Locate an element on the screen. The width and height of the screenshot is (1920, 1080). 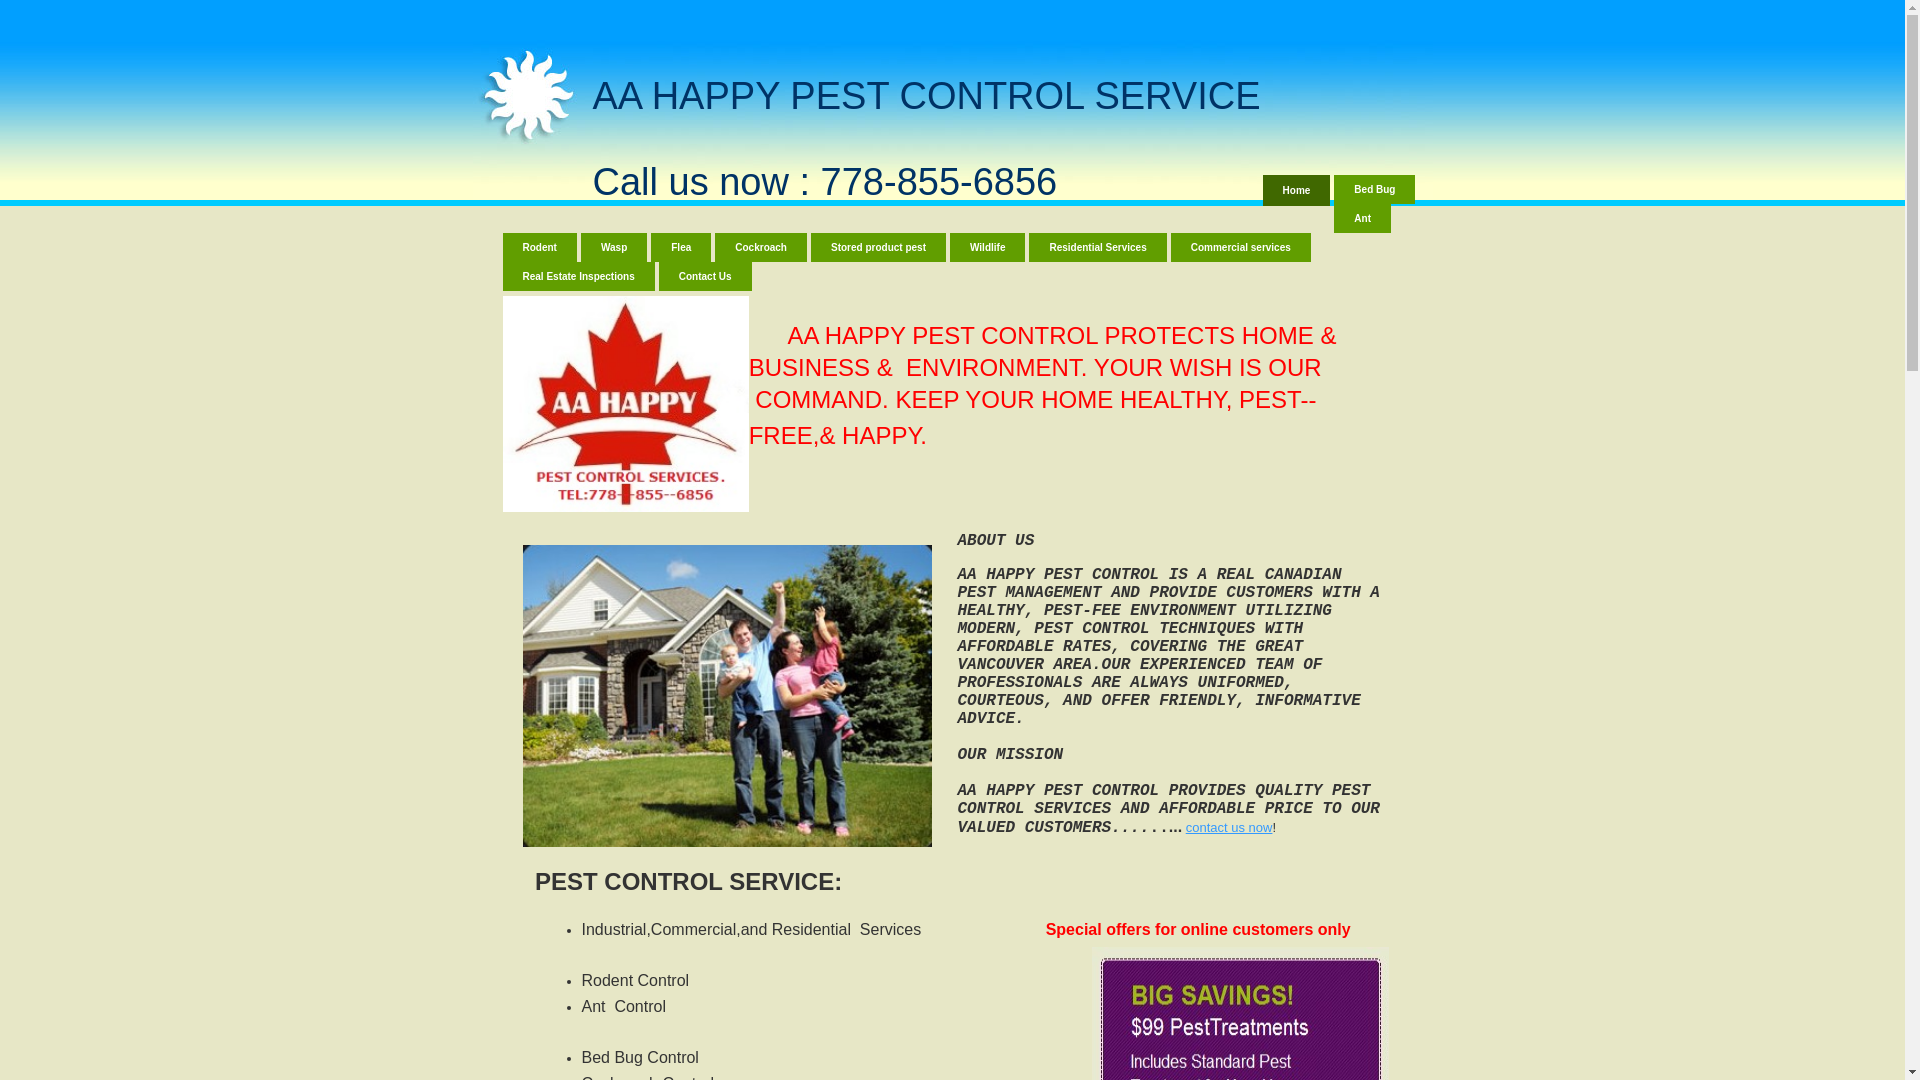
'Wildlife' is located at coordinates (987, 246).